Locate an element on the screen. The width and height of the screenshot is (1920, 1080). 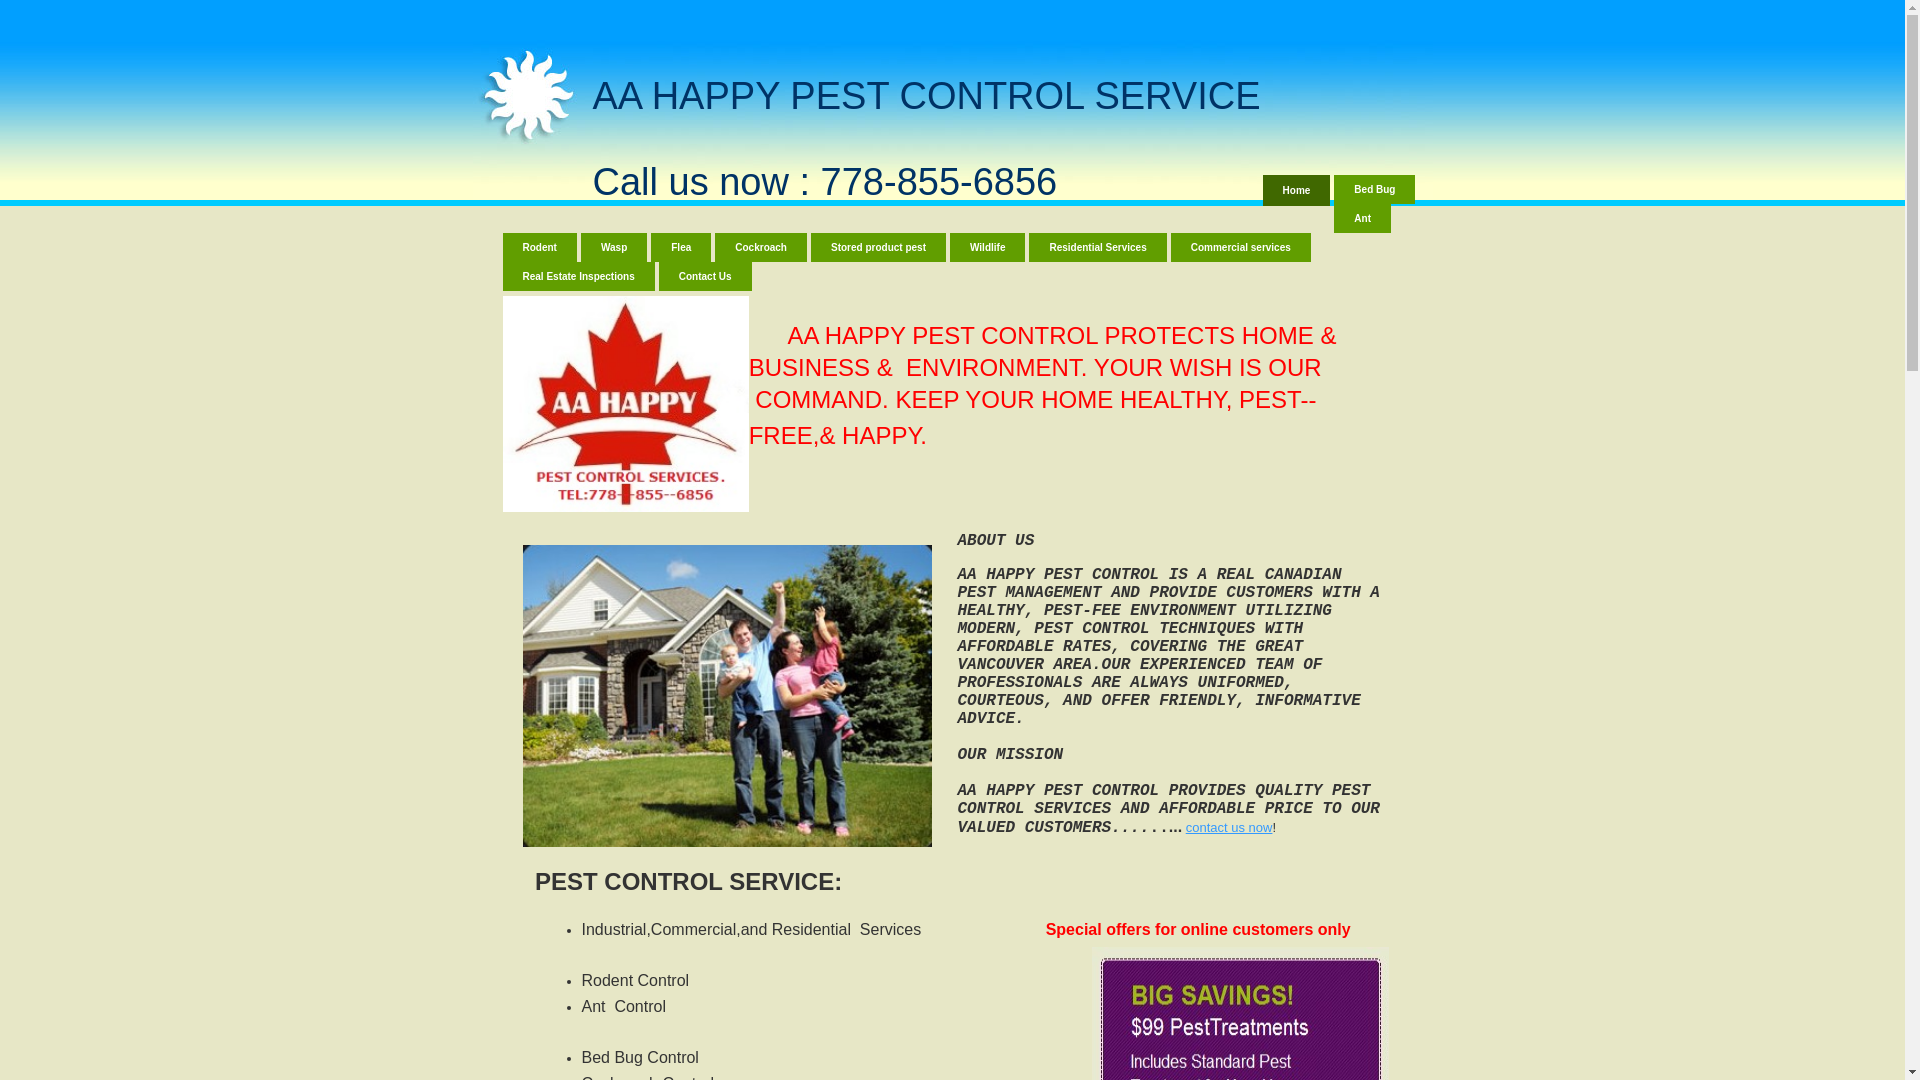
'Wildlife' is located at coordinates (987, 246).